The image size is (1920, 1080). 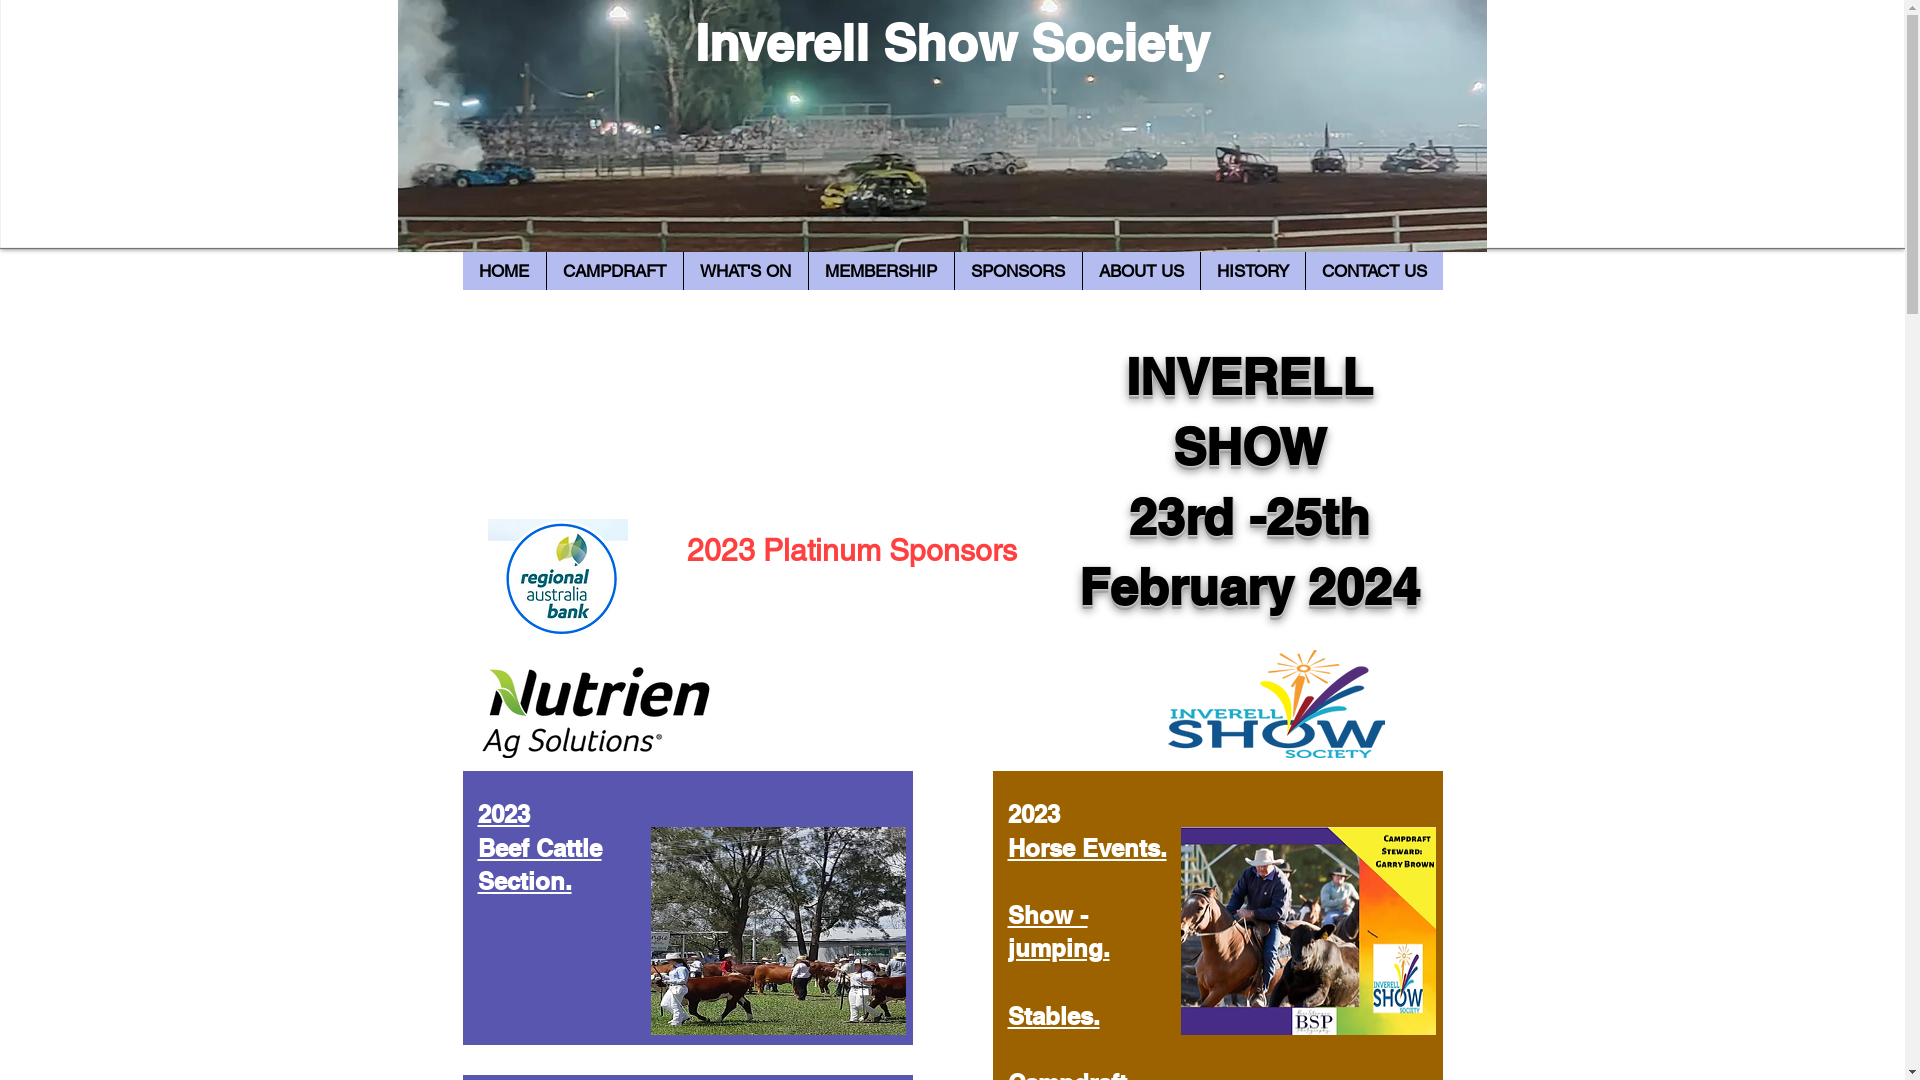 I want to click on 'HOME', so click(x=503, y=270).